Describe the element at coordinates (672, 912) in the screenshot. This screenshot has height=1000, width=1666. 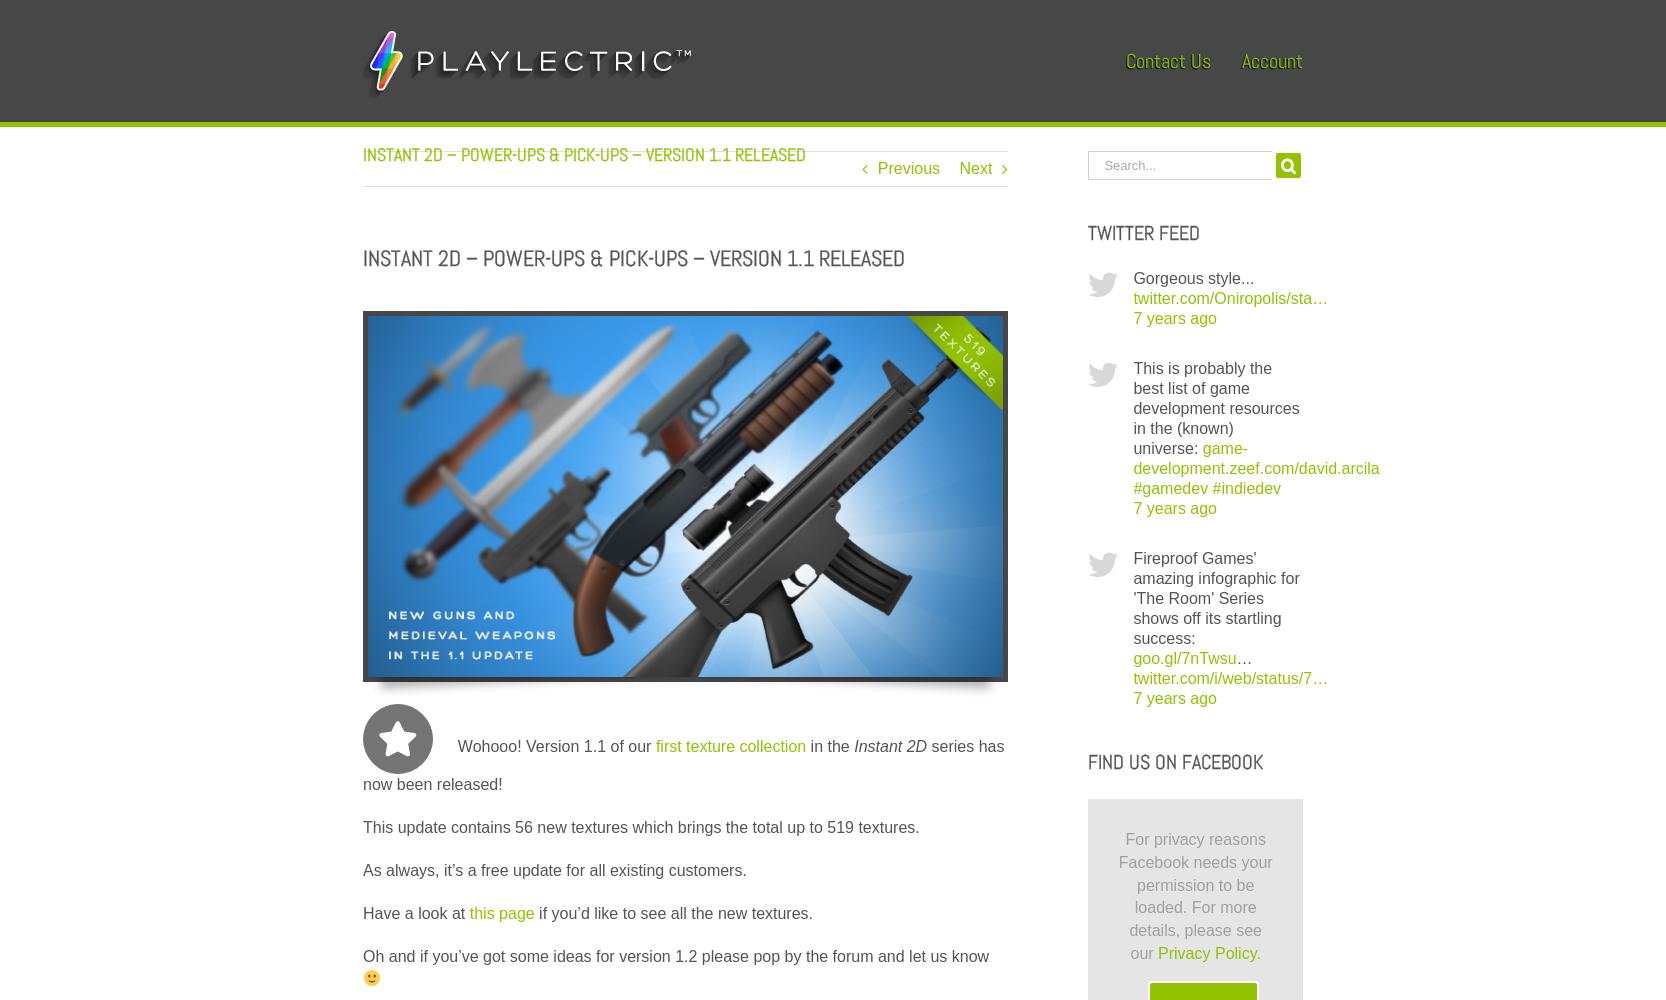
I see `'if you’d like to see all the new textures.'` at that location.